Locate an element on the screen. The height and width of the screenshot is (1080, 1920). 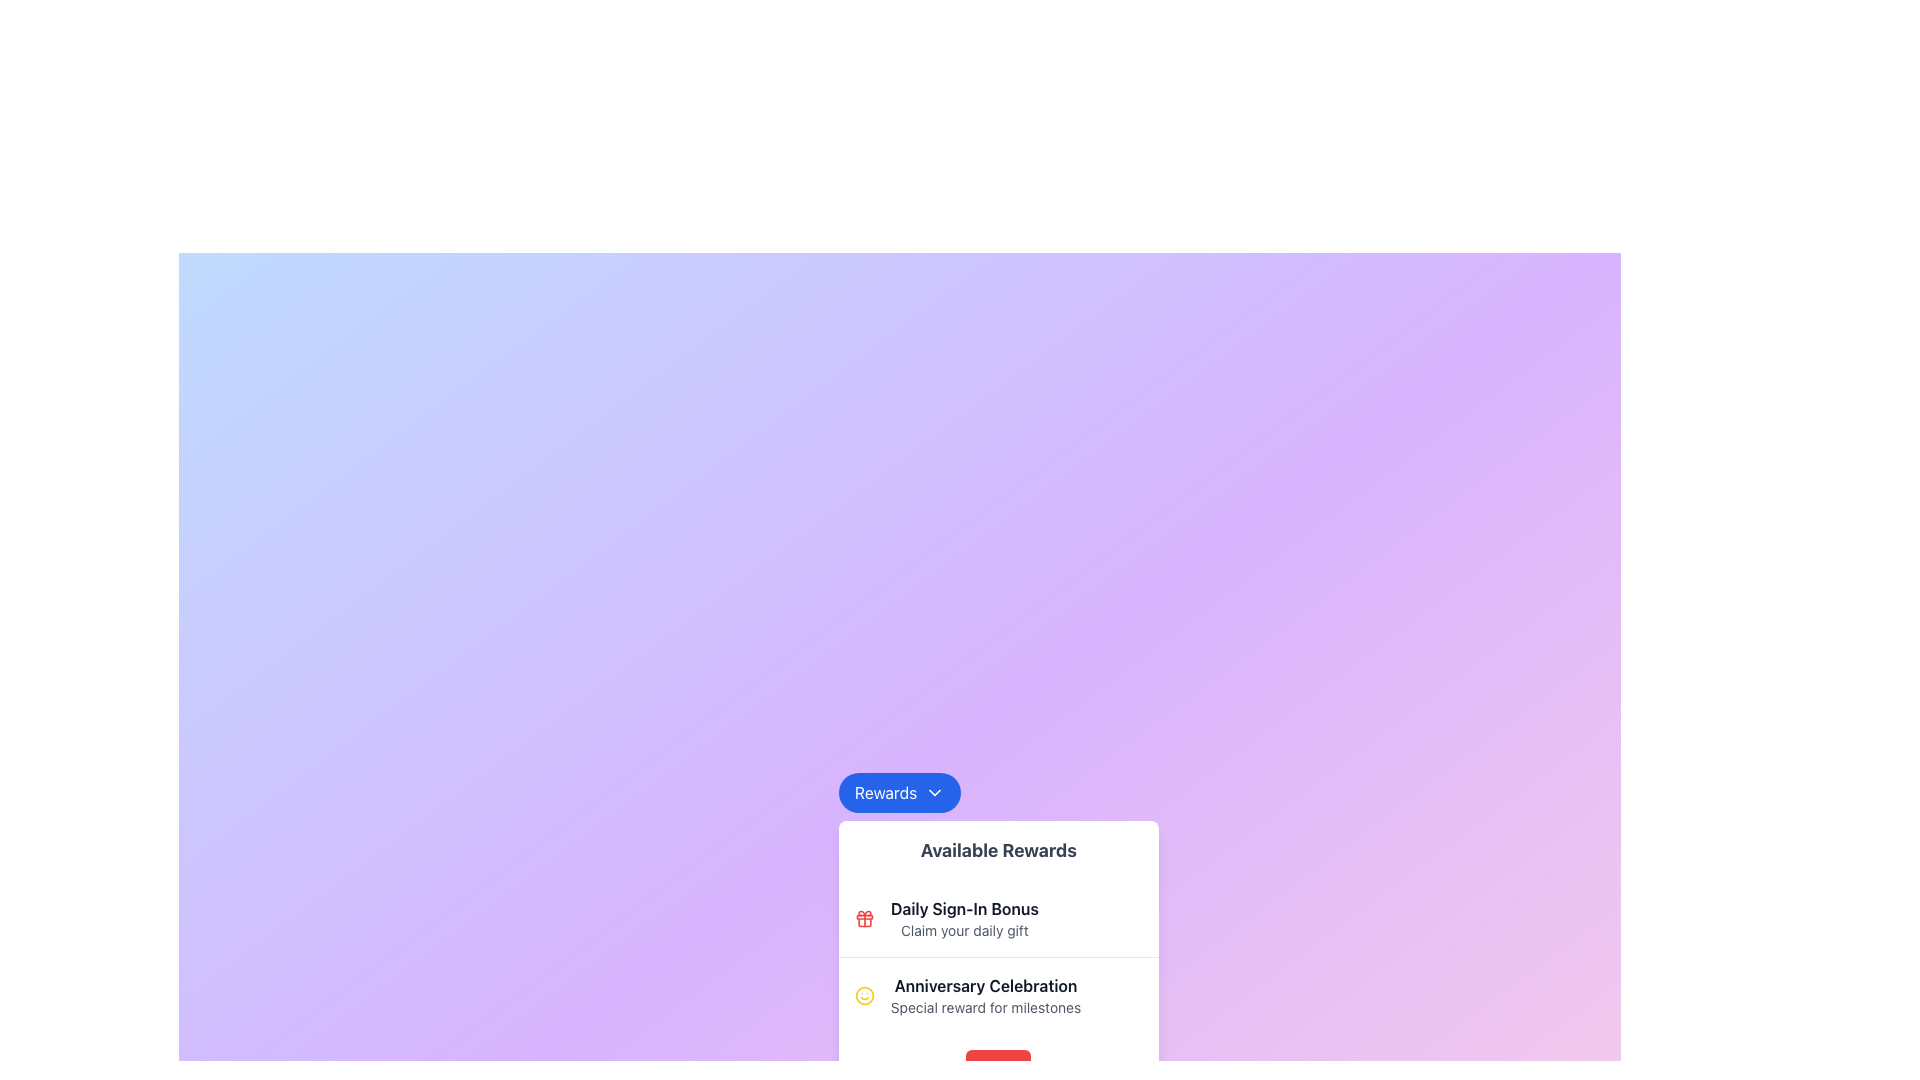
the 'Rewards' button is located at coordinates (899, 792).